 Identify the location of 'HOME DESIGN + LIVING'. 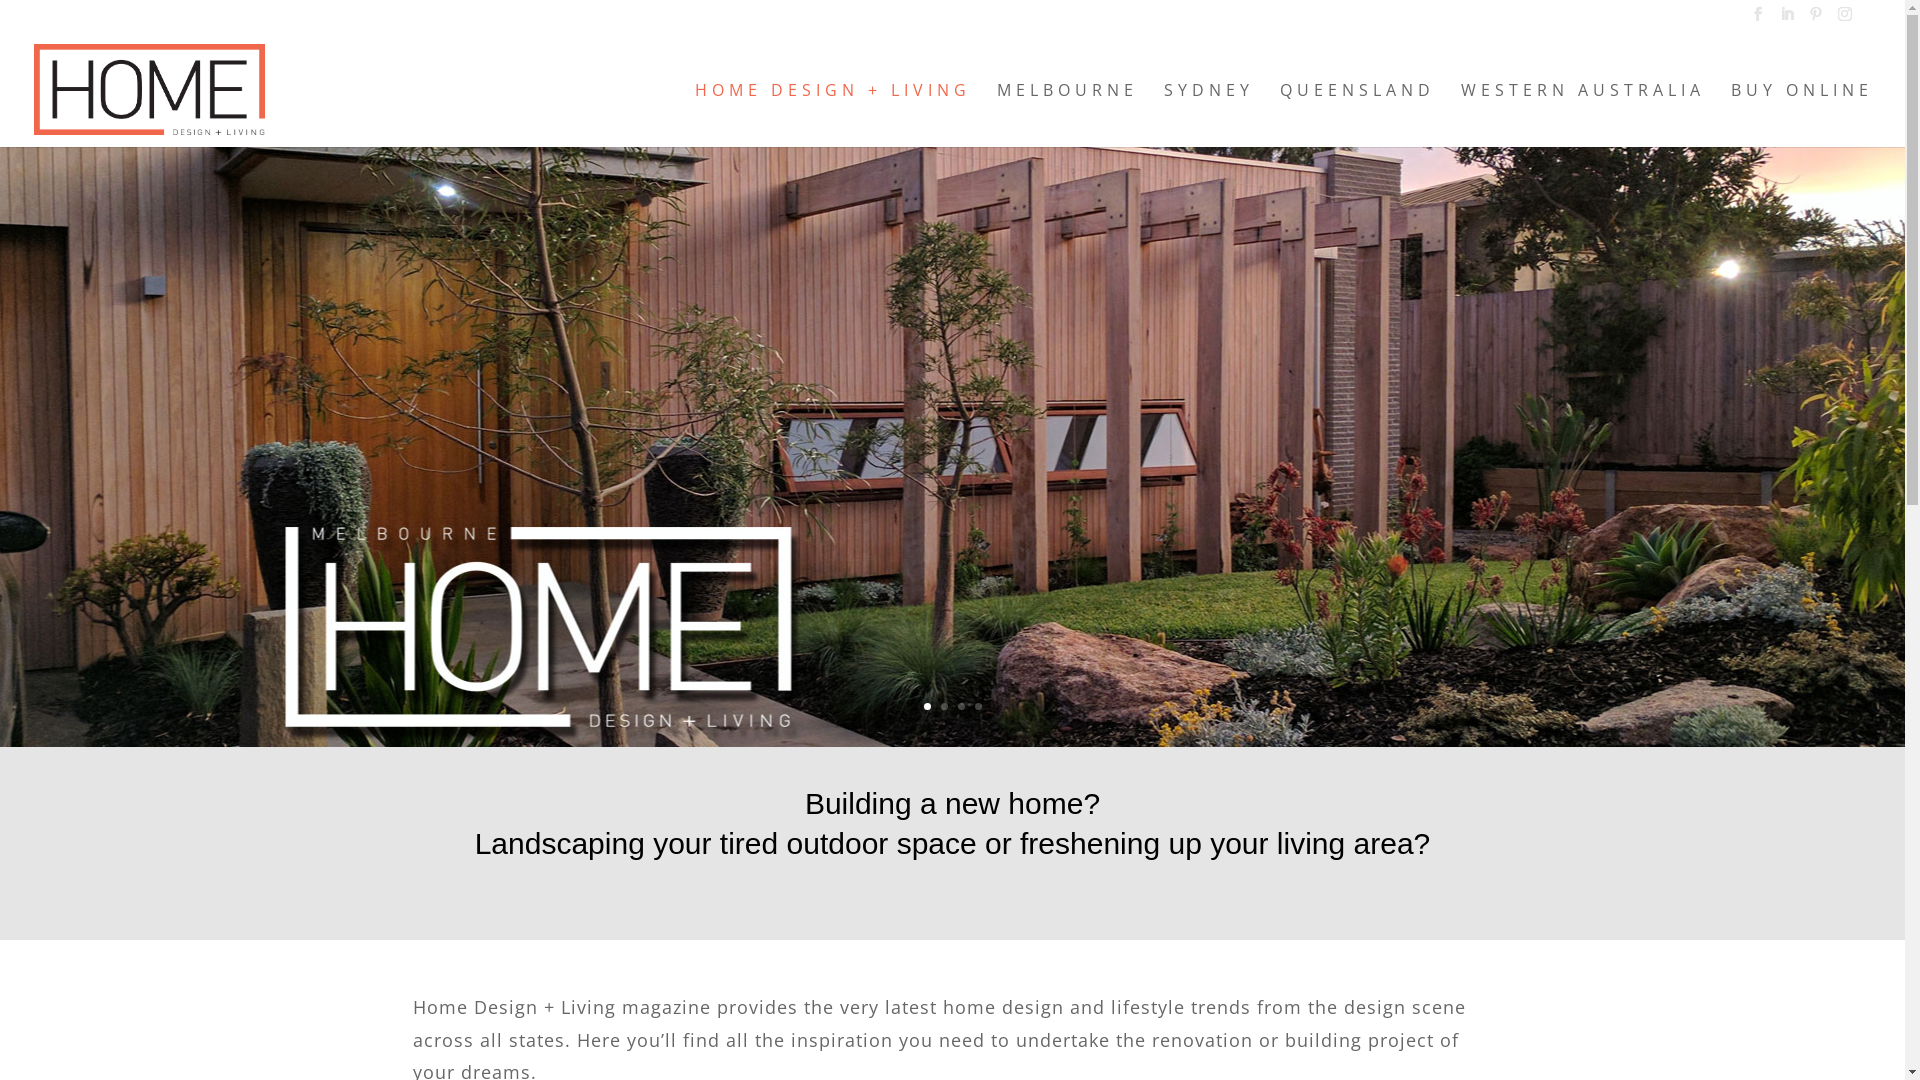
(833, 114).